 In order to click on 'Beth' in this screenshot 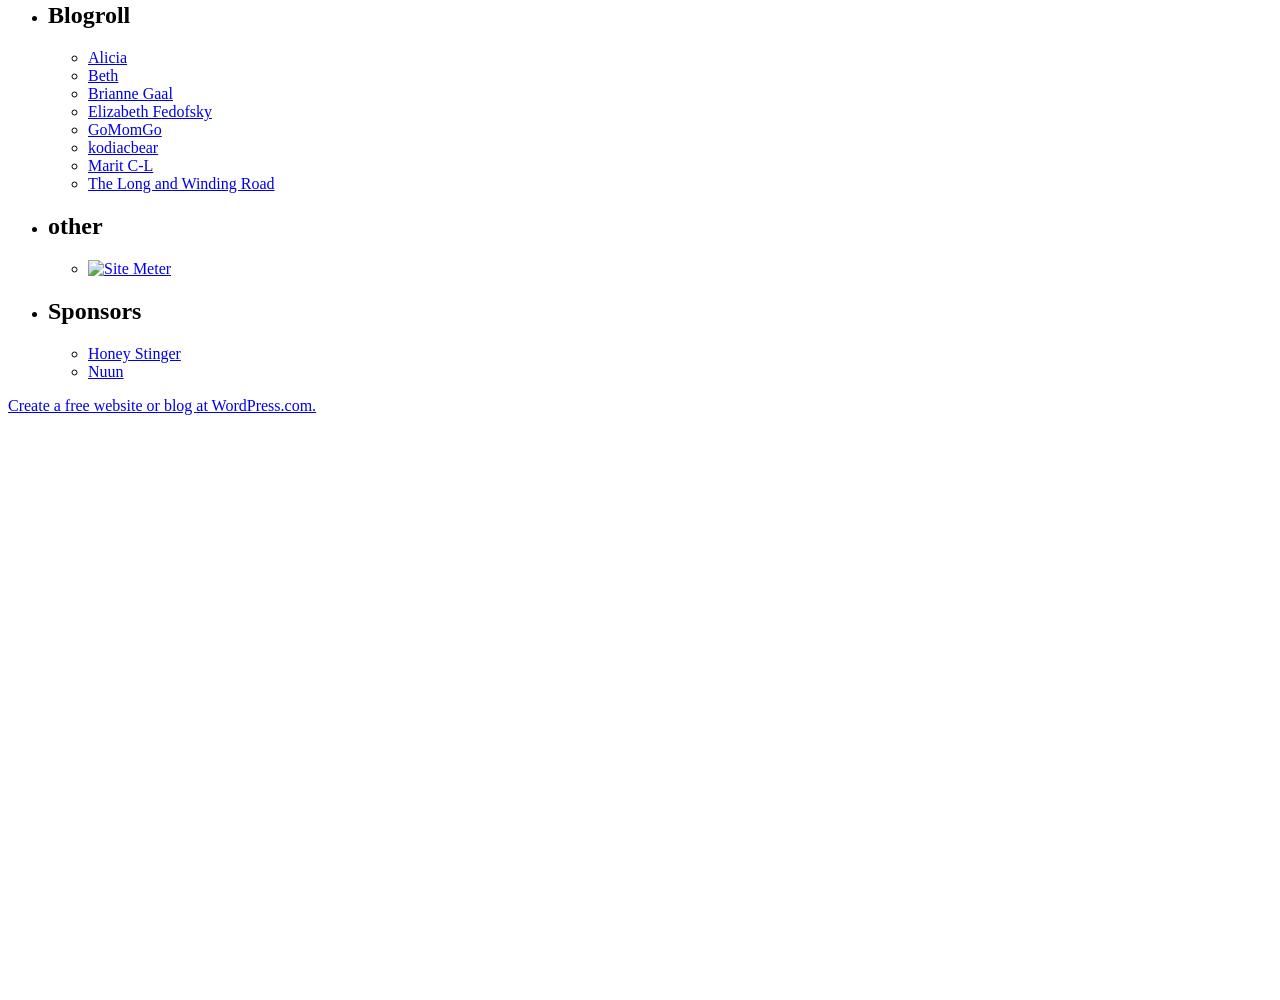, I will do `click(102, 74)`.